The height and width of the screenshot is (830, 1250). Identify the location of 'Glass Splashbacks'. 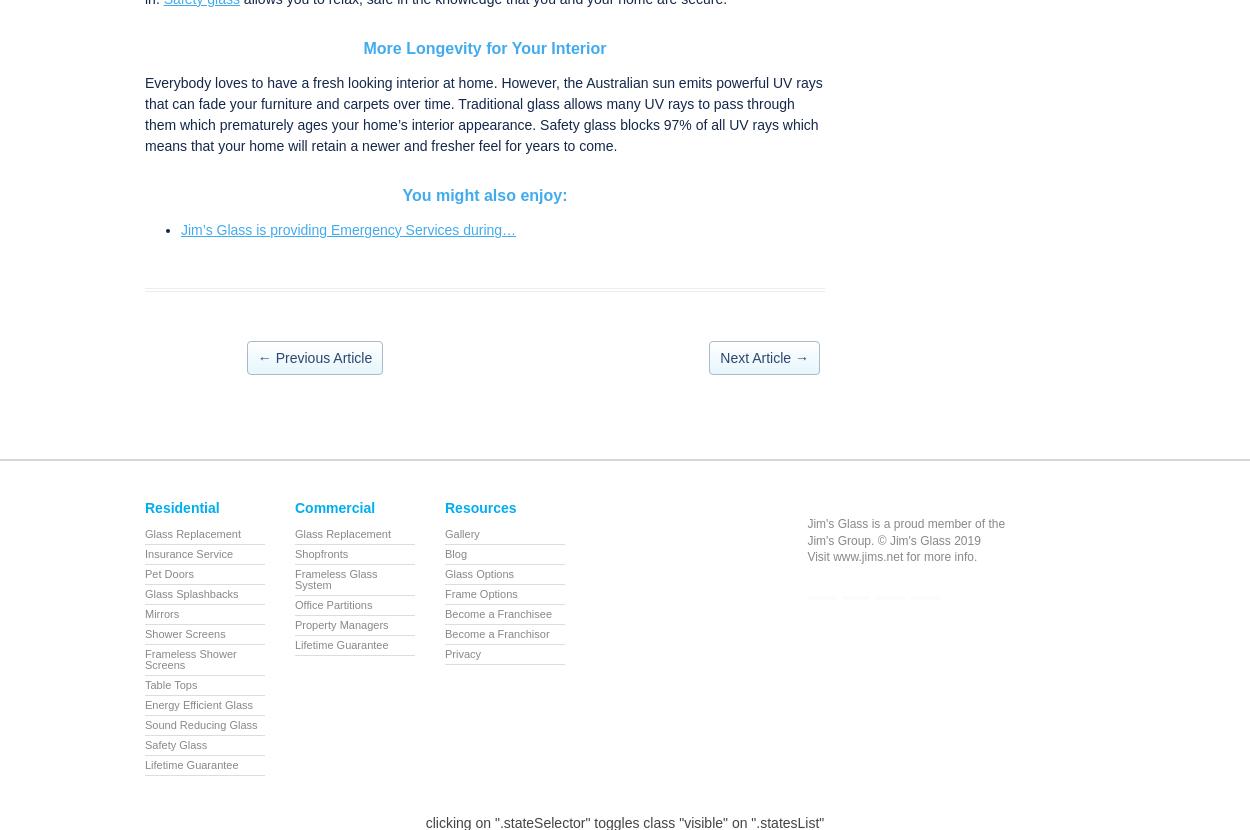
(145, 593).